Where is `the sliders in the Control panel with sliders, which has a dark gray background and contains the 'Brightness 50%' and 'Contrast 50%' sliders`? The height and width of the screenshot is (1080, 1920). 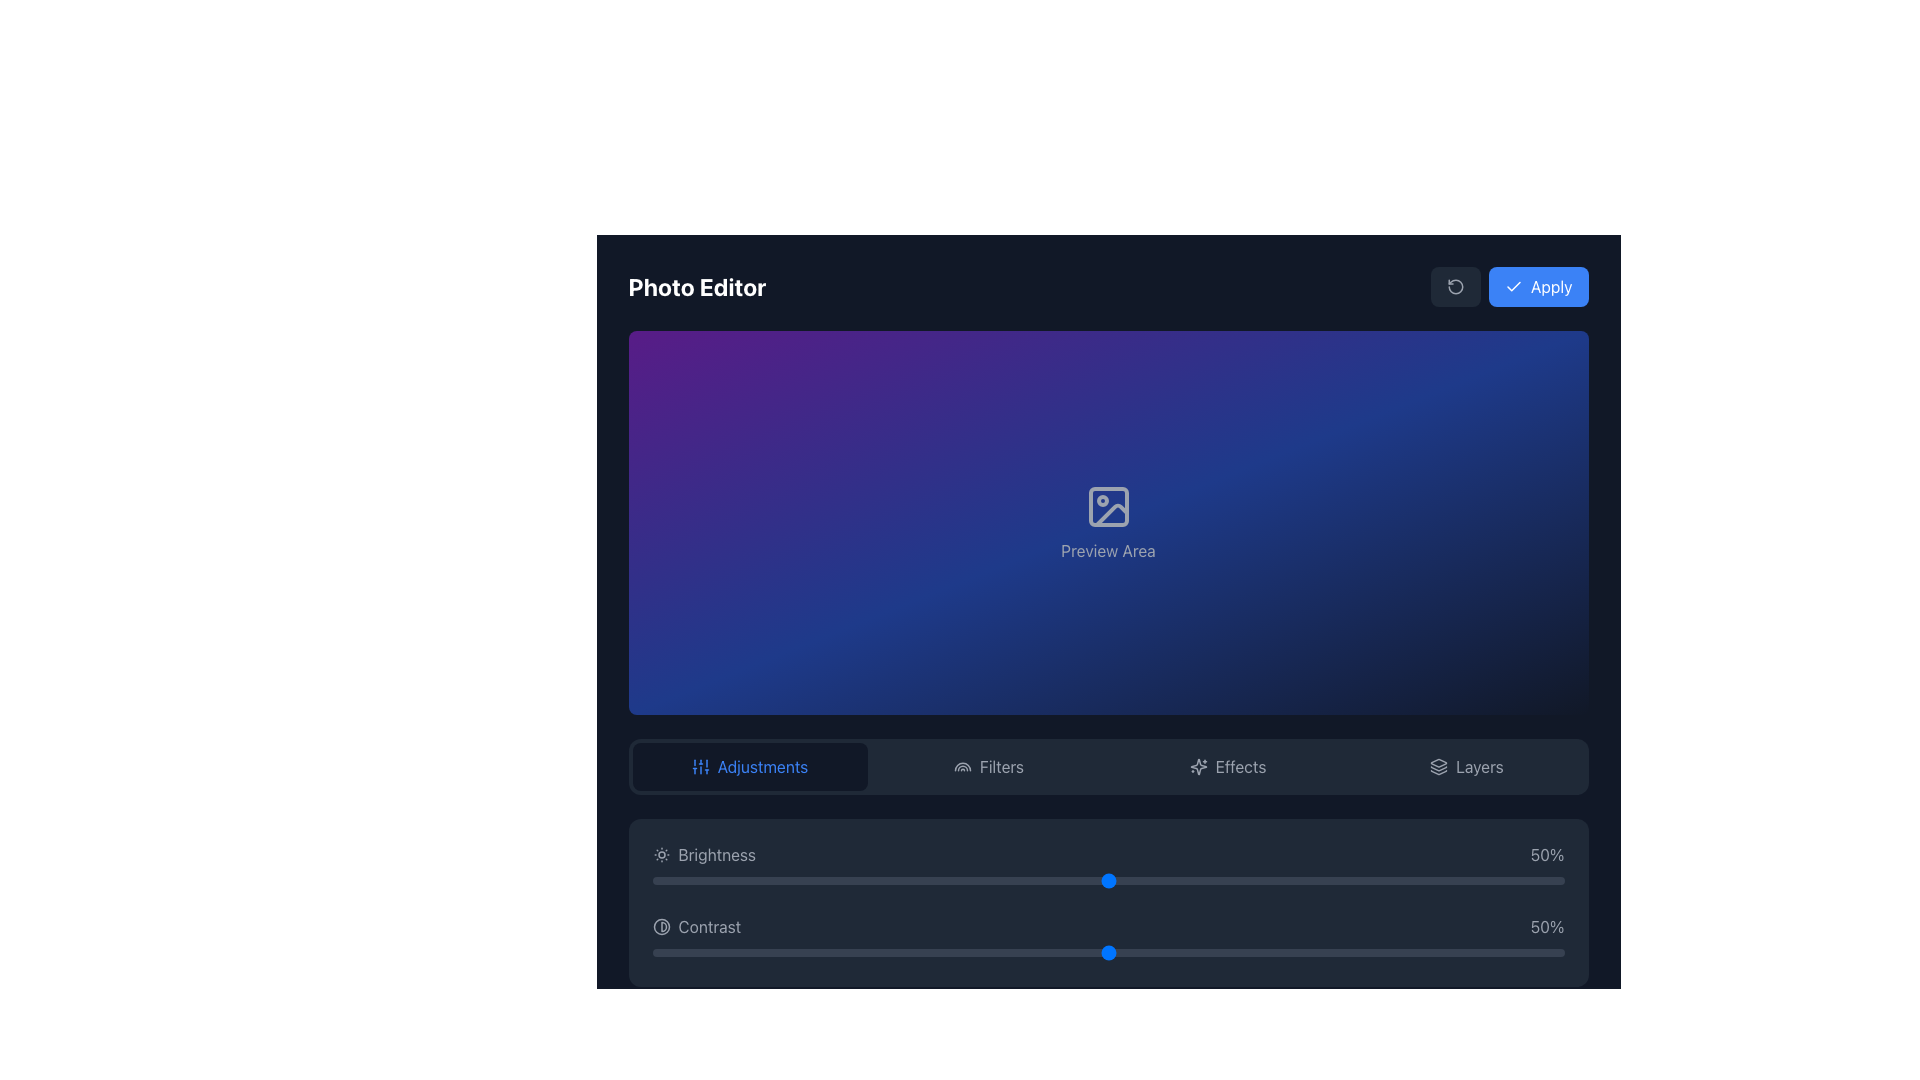
the sliders in the Control panel with sliders, which has a dark gray background and contains the 'Brightness 50%' and 'Contrast 50%' sliders is located at coordinates (1107, 902).